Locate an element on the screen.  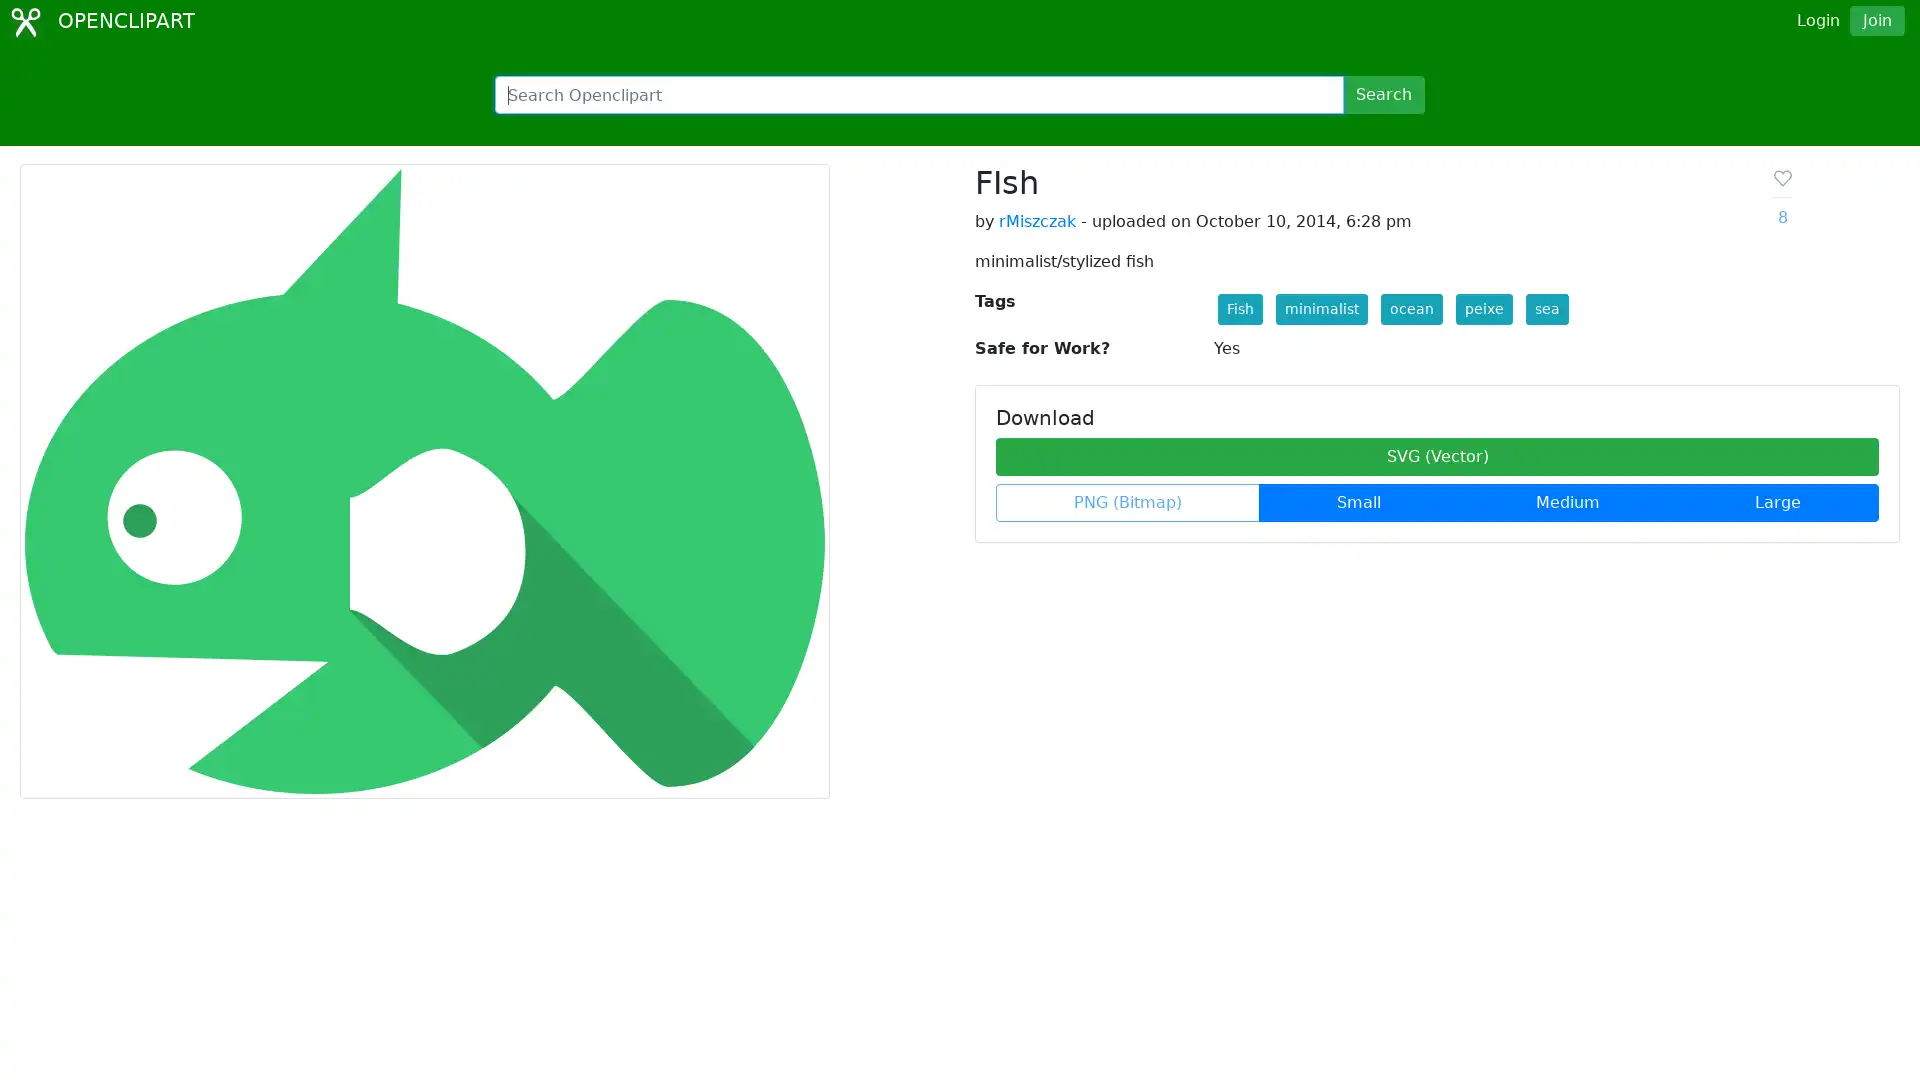
peixe is located at coordinates (1483, 309).